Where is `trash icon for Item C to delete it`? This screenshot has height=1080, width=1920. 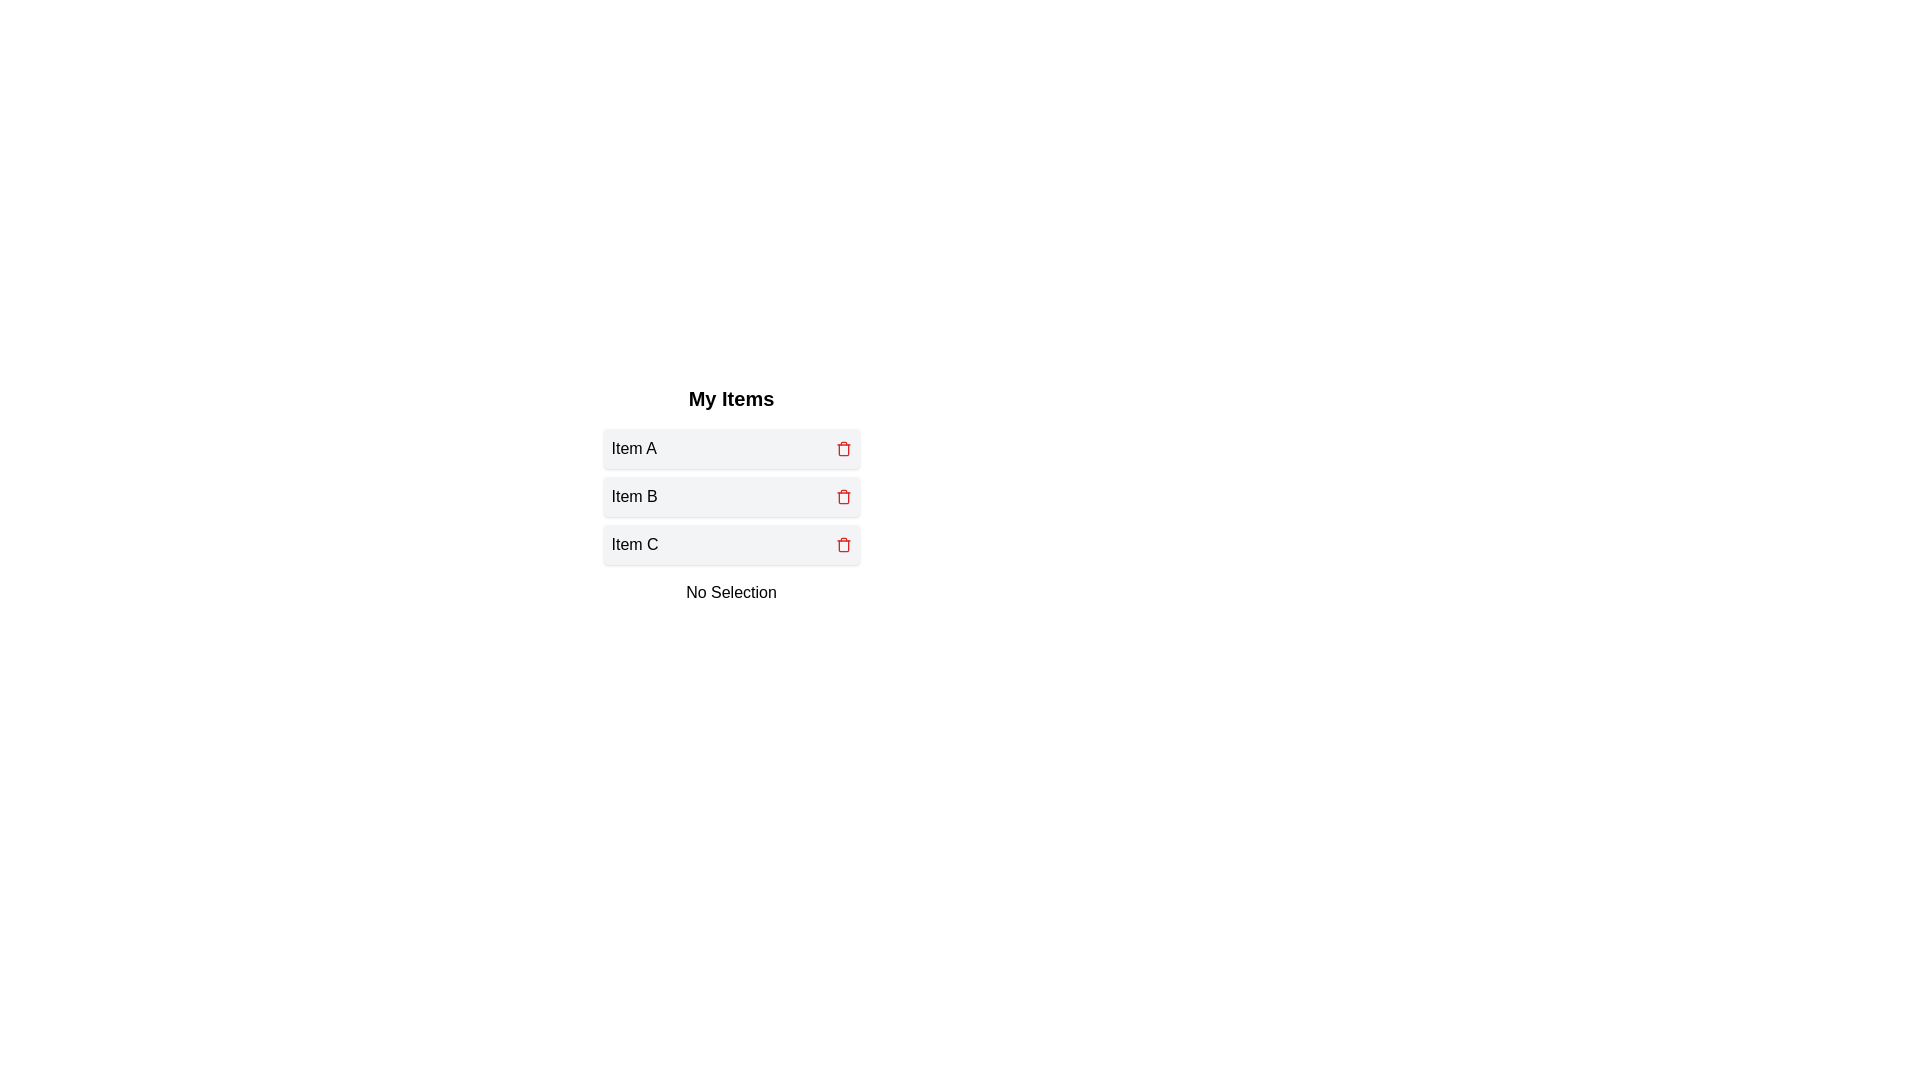
trash icon for Item C to delete it is located at coordinates (843, 544).